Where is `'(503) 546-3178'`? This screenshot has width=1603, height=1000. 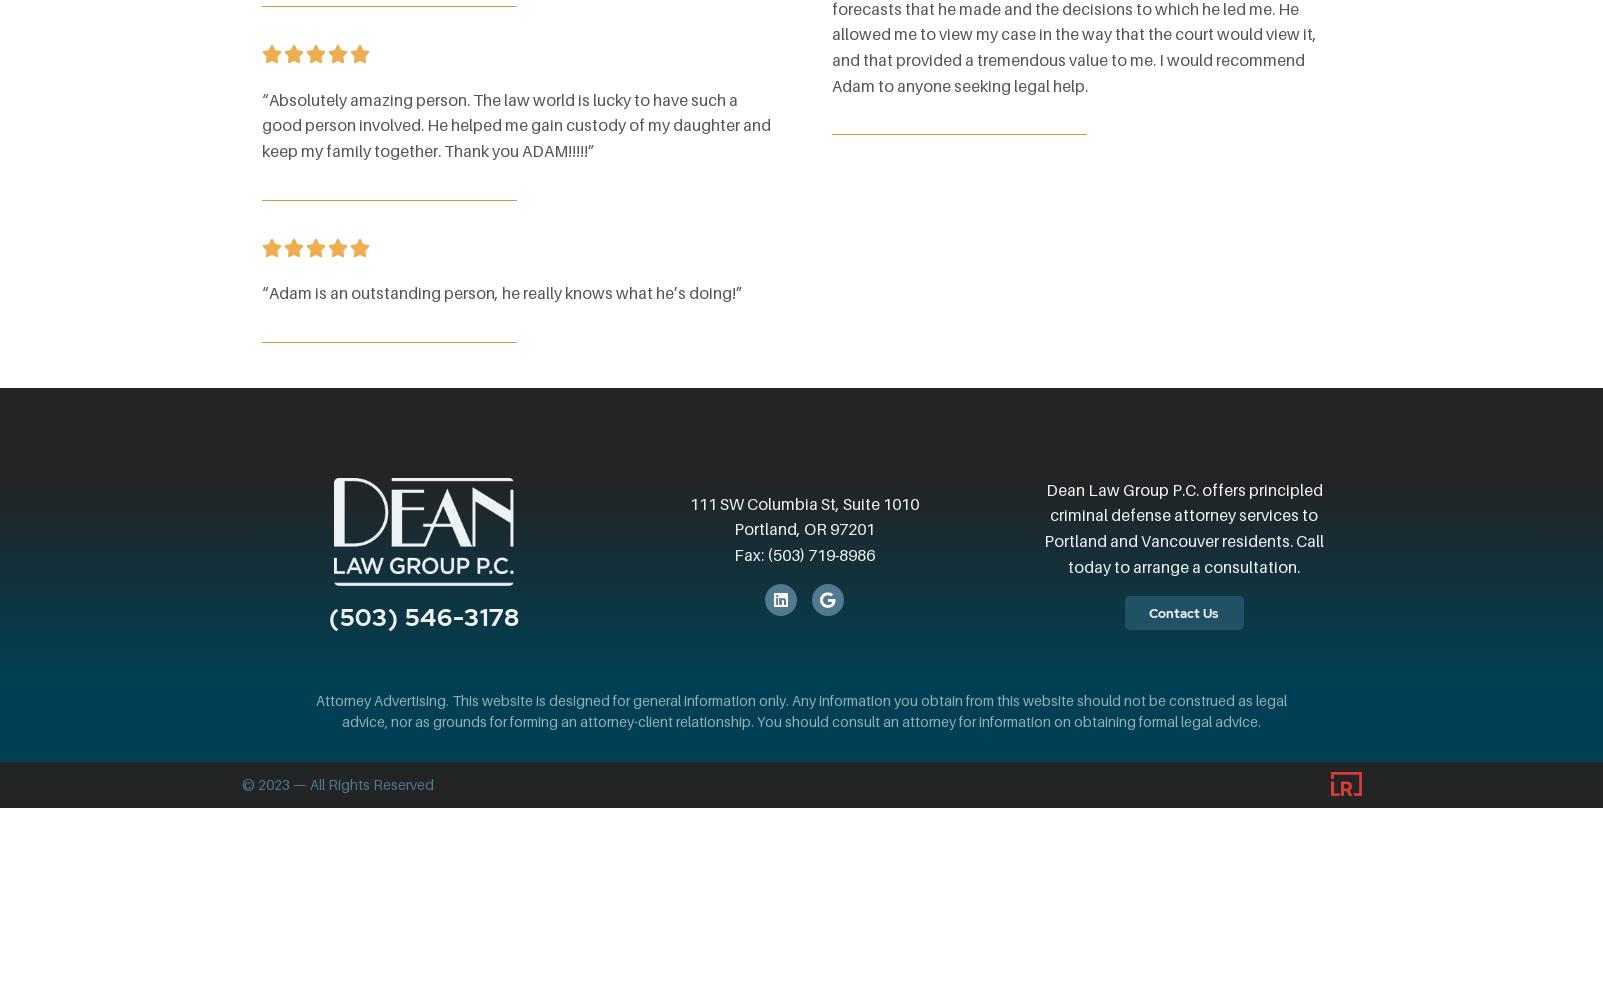 '(503) 546-3178' is located at coordinates (423, 616).